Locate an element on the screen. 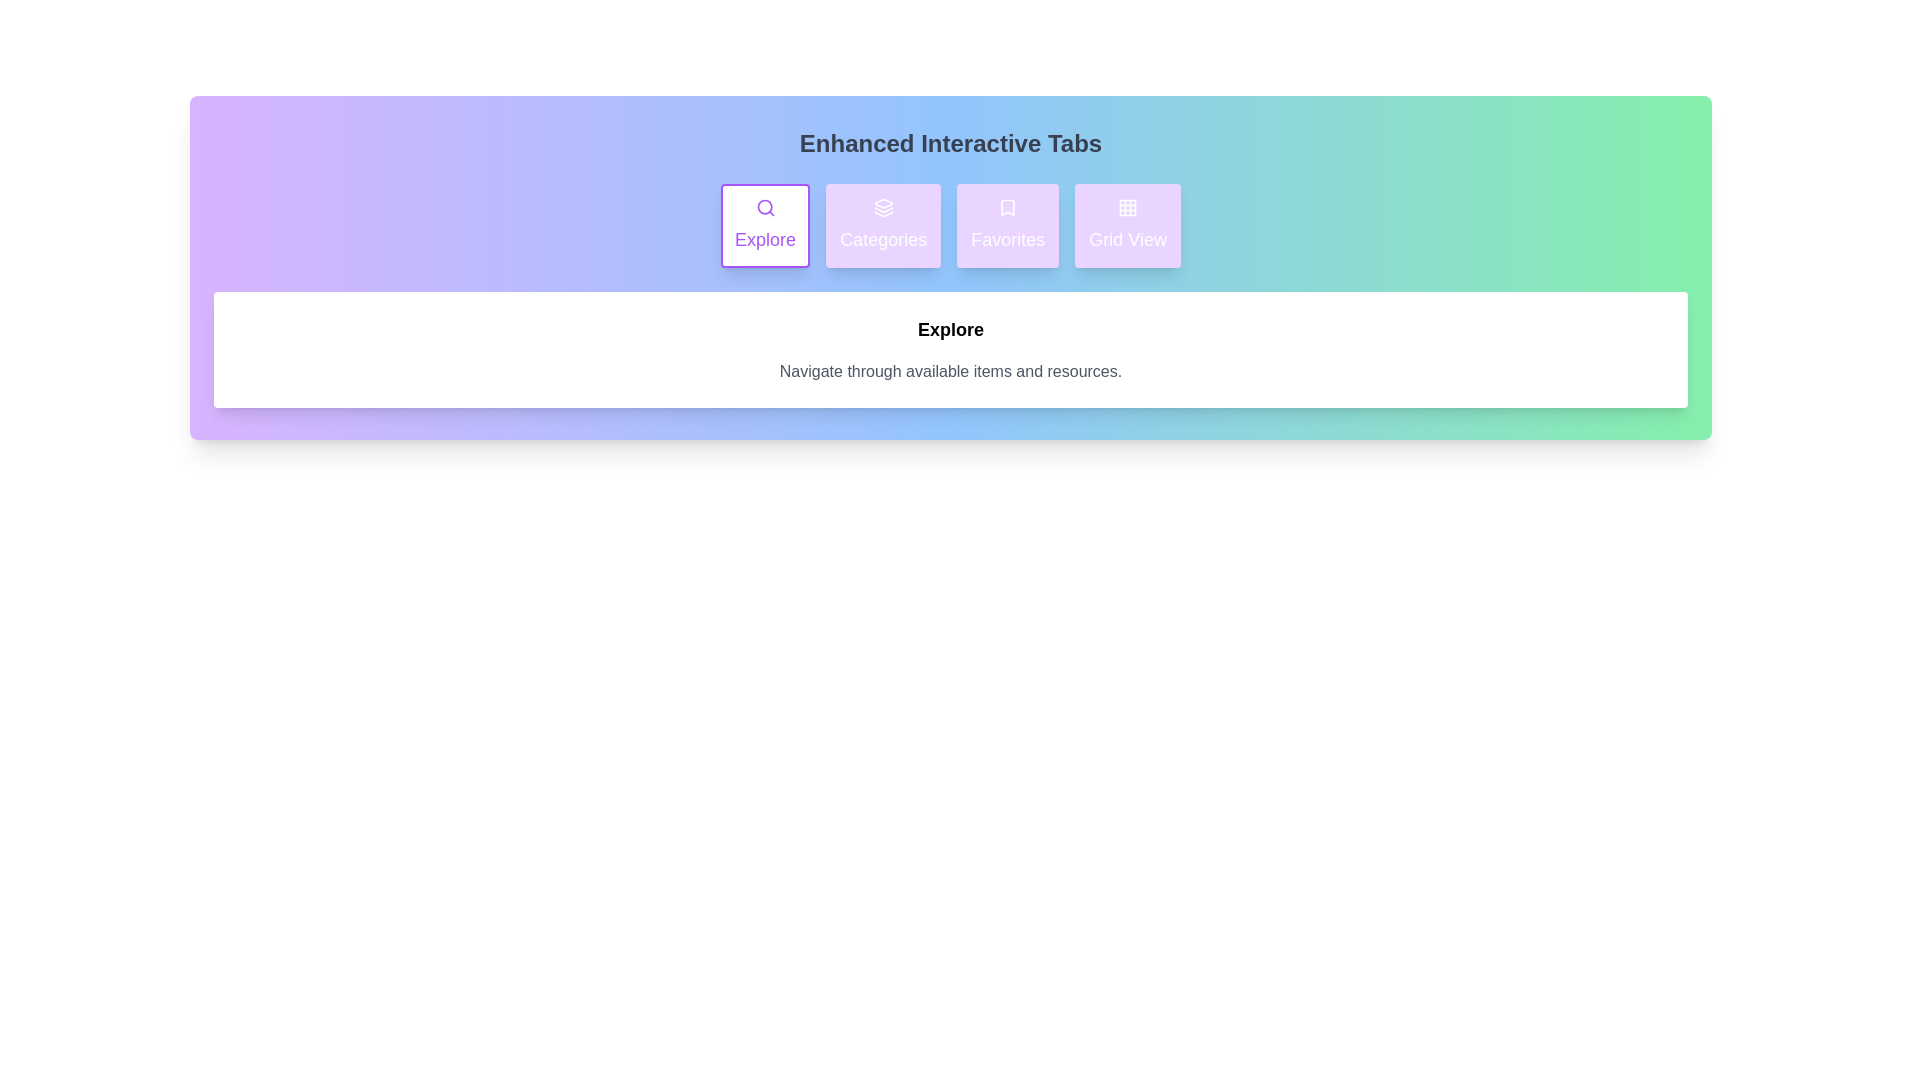  the tab labeled Grid View to observe the hover effect is located at coordinates (1128, 225).